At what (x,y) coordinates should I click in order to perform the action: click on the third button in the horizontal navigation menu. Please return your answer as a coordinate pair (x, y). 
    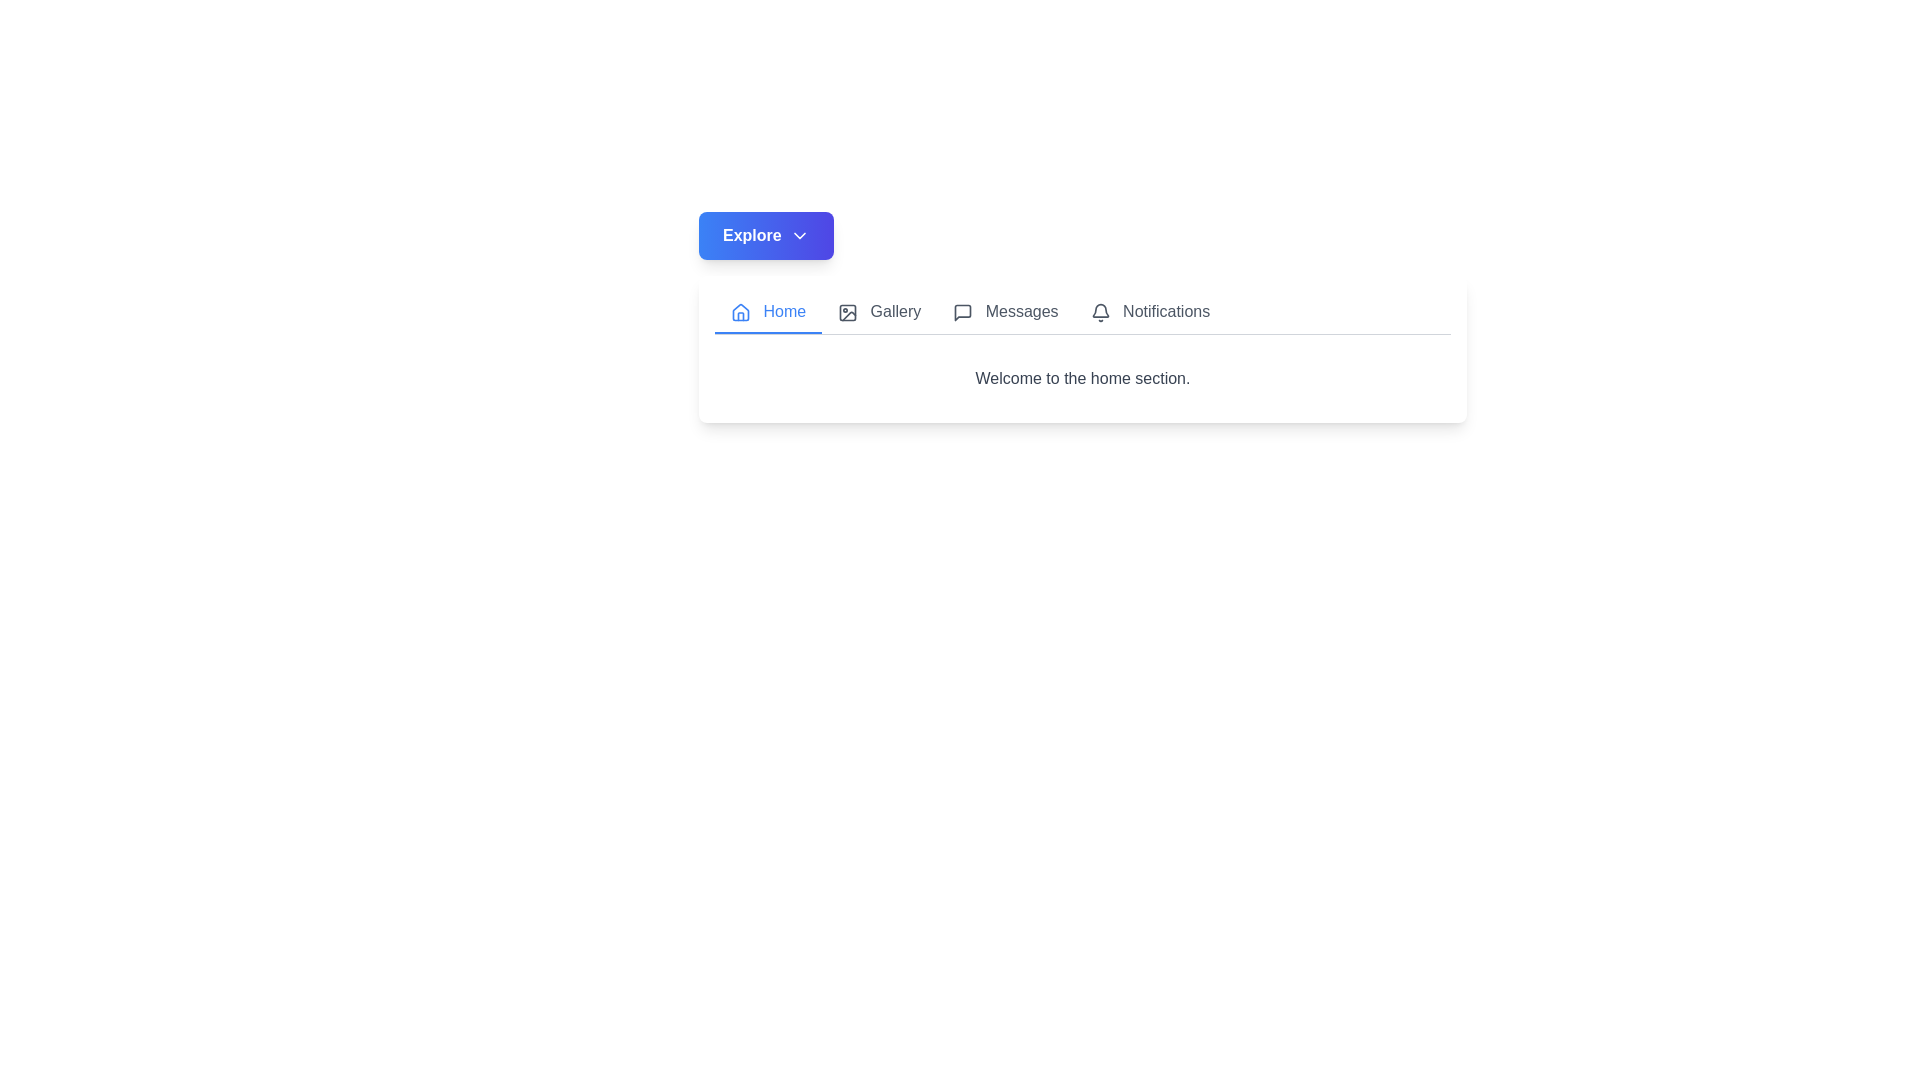
    Looking at the image, I should click on (1005, 312).